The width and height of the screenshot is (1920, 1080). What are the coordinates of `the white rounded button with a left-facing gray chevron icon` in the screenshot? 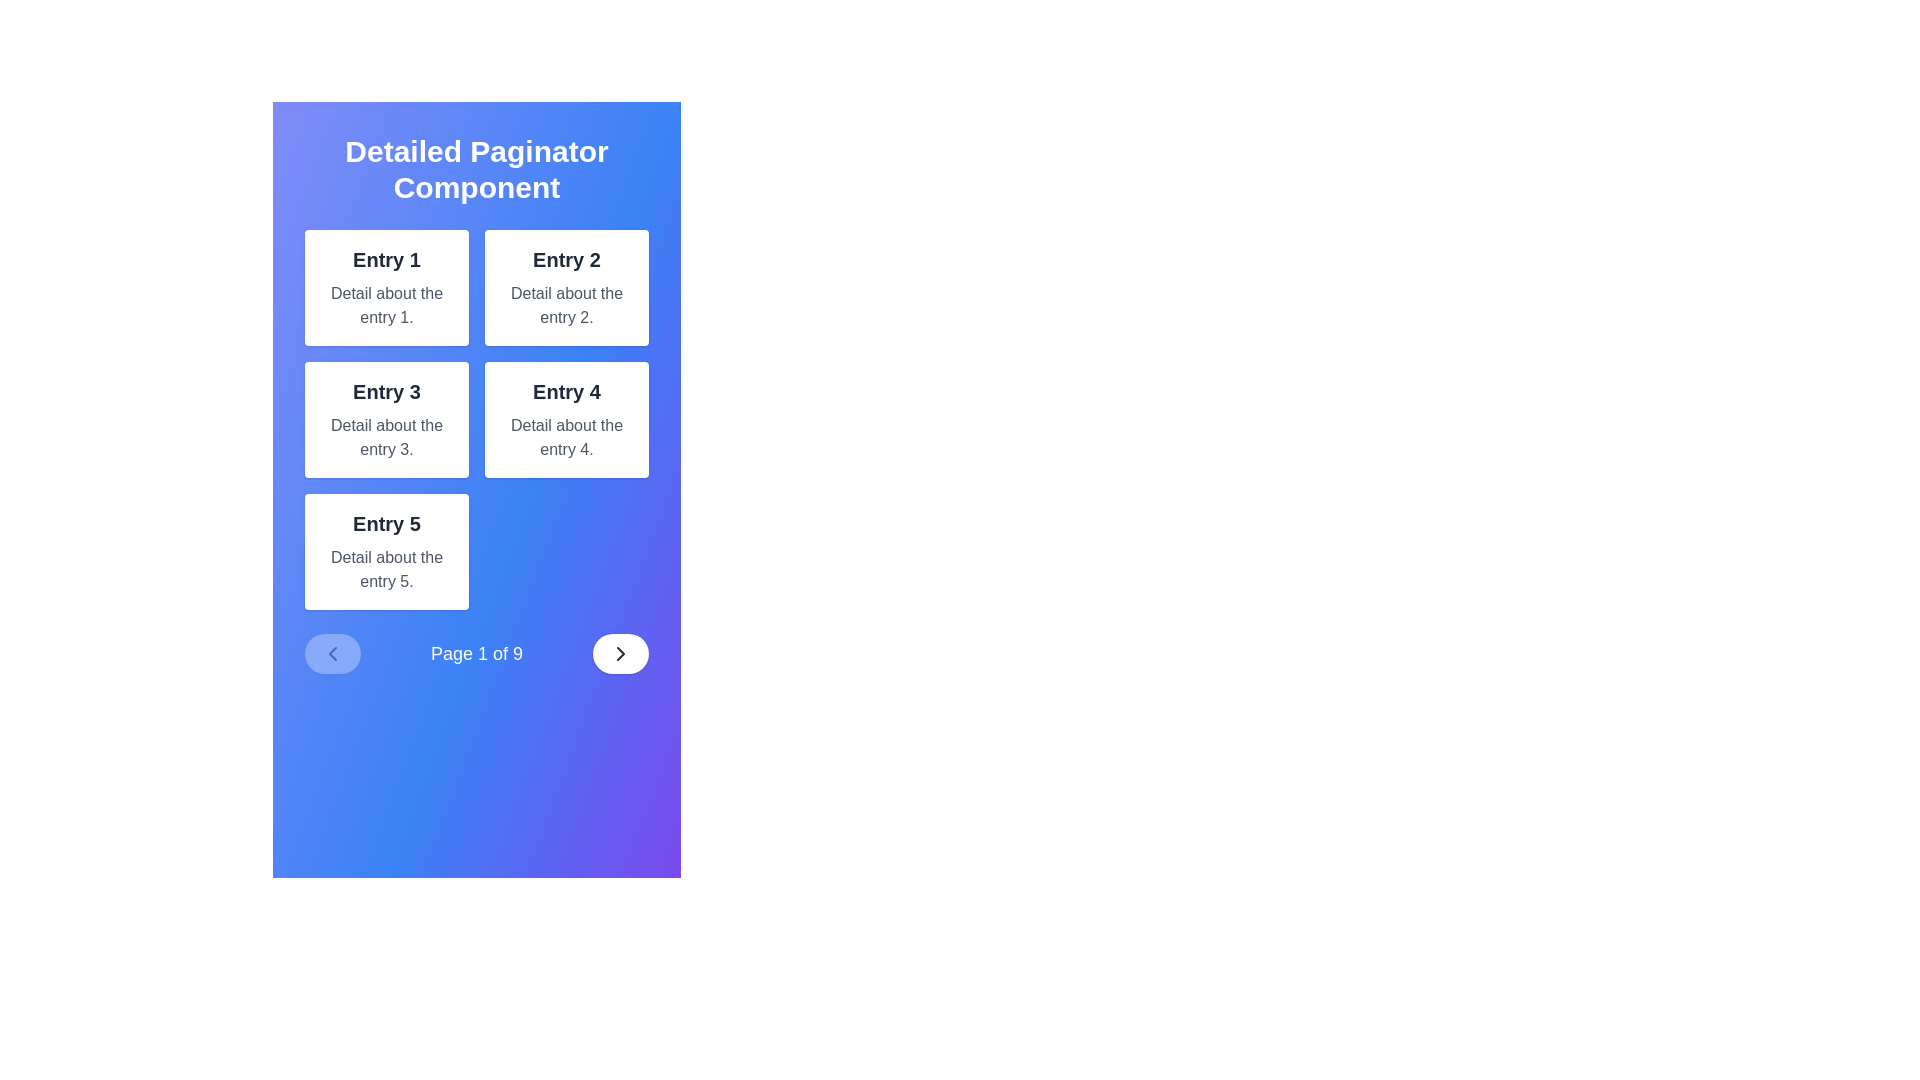 It's located at (332, 654).